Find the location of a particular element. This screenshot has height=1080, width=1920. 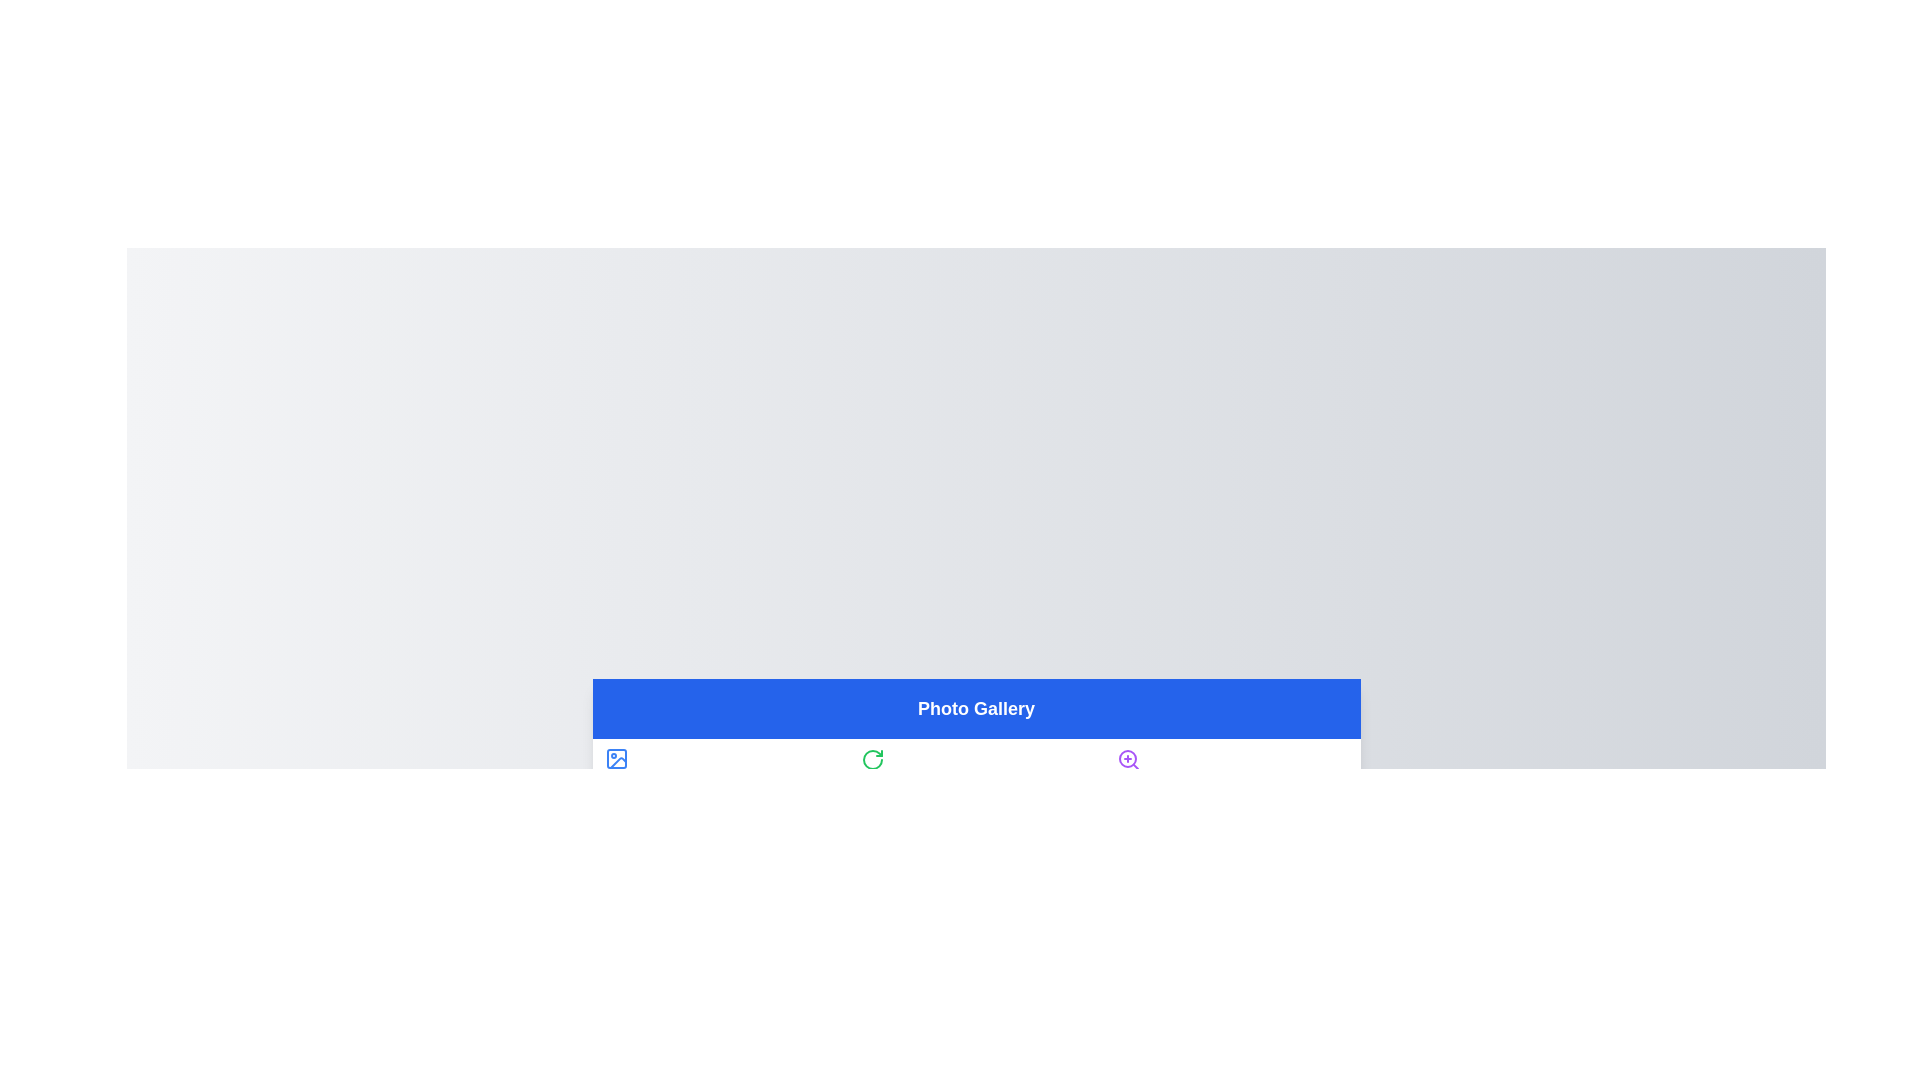

the tab labeled Gallery is located at coordinates (720, 770).